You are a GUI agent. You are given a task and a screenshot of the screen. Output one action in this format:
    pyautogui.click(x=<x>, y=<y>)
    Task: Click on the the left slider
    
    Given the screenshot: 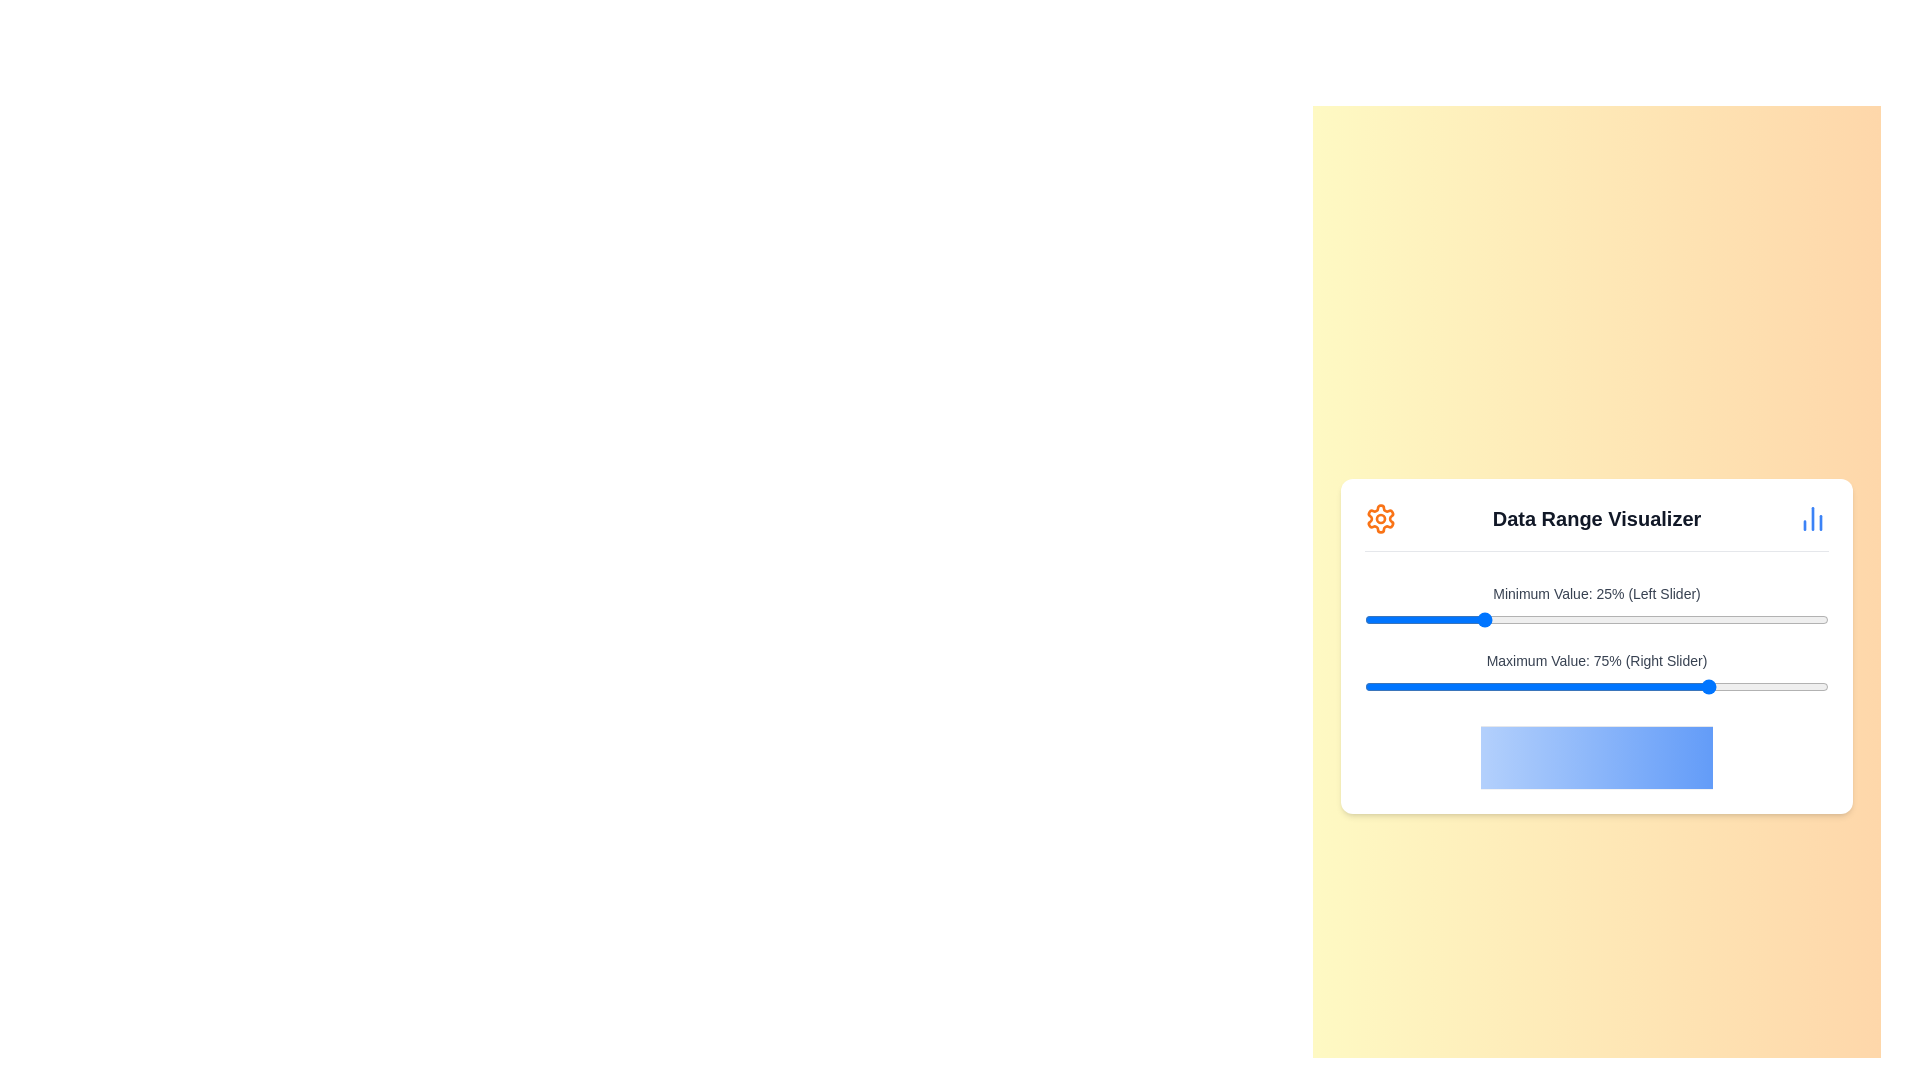 What is the action you would take?
    pyautogui.click(x=1457, y=618)
    